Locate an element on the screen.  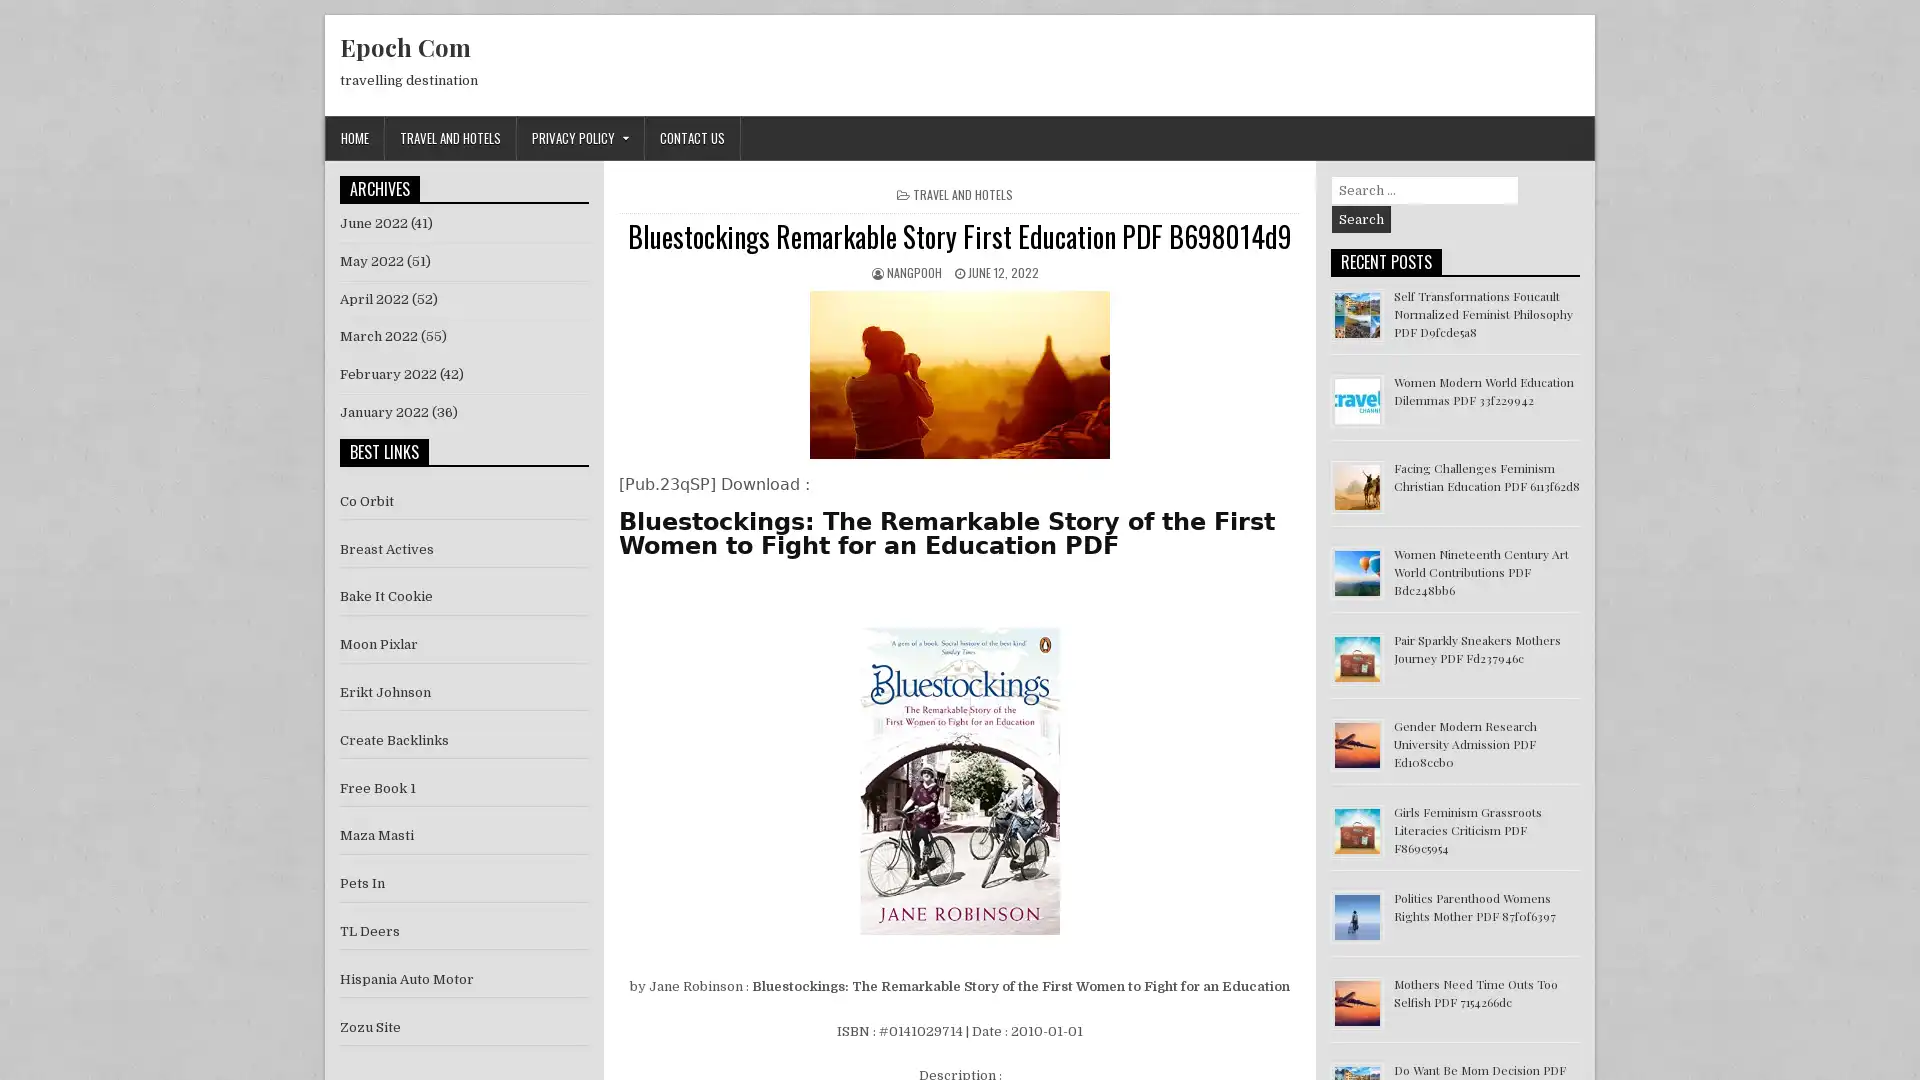
Search is located at coordinates (1360, 219).